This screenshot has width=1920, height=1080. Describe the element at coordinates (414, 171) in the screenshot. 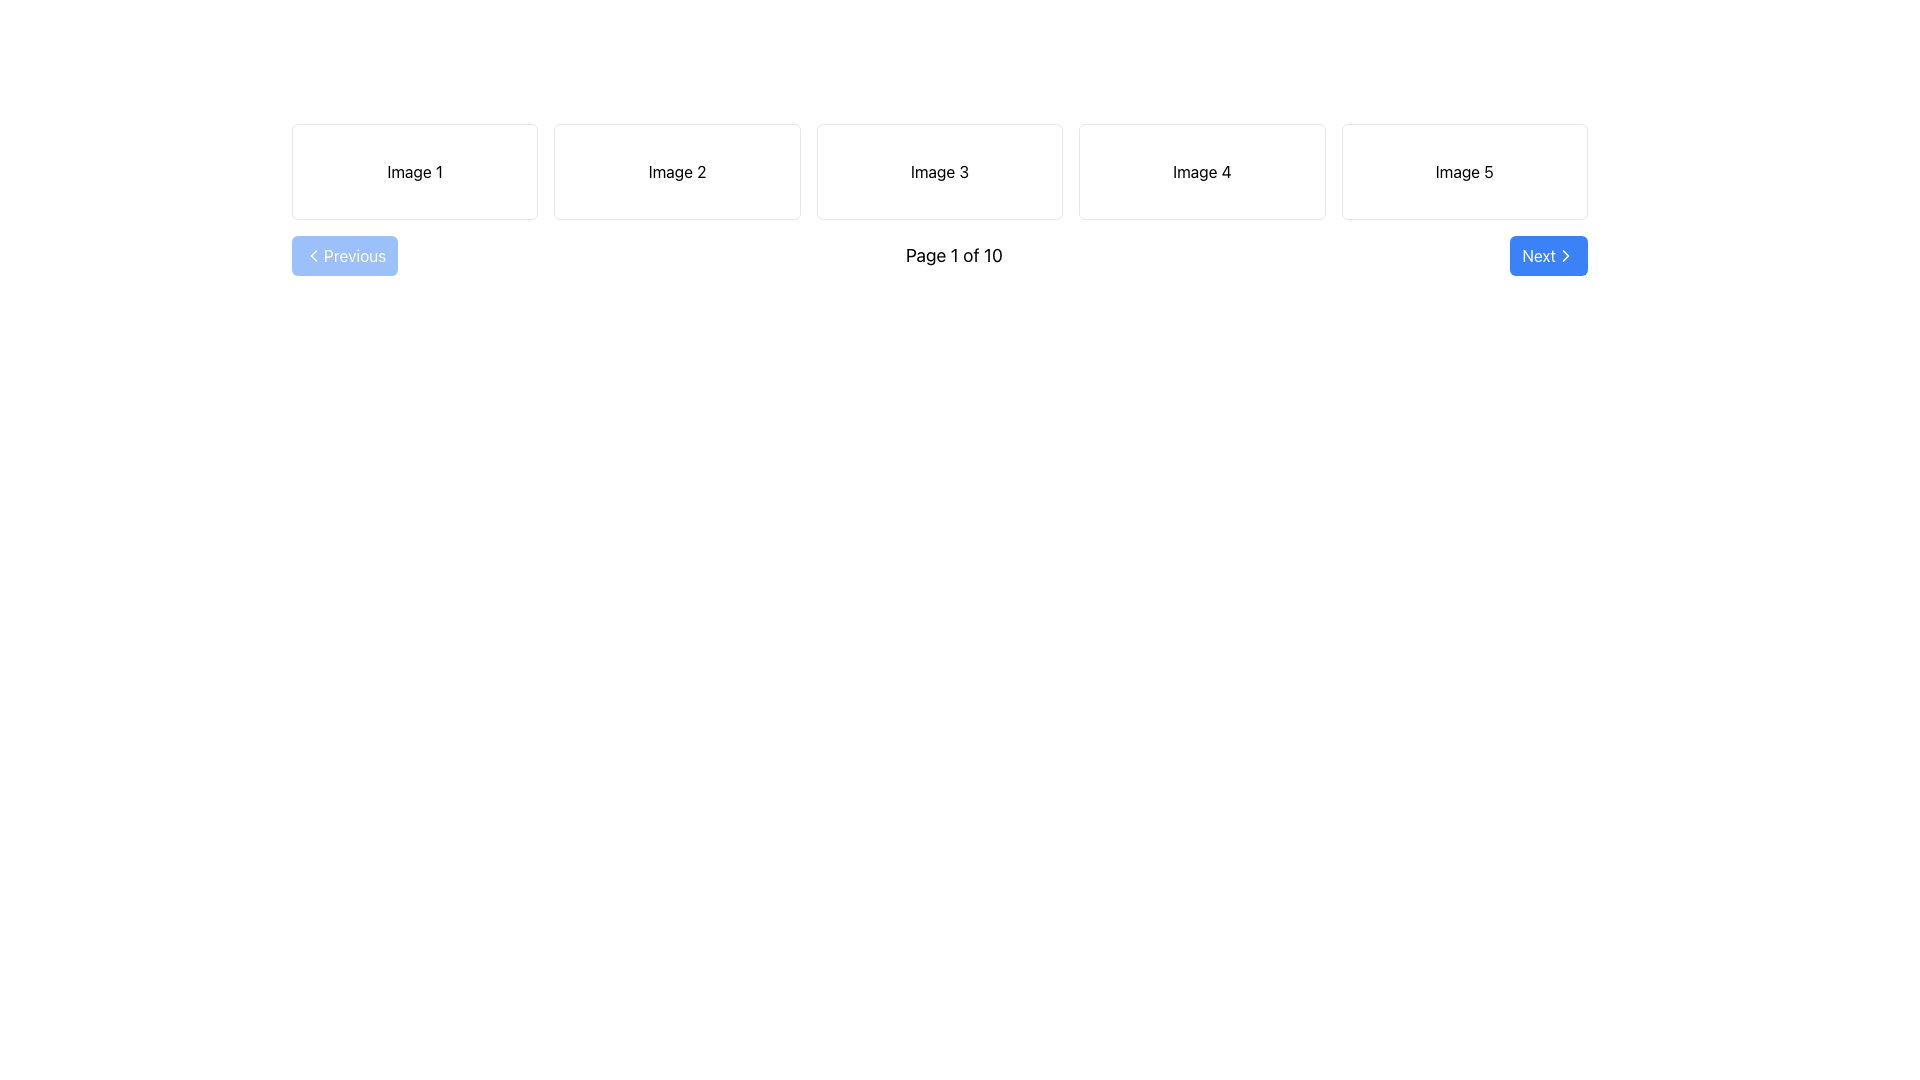

I see `the rectangular box with a white background, rounded corners, and centered text displaying 'Image 1'` at that location.